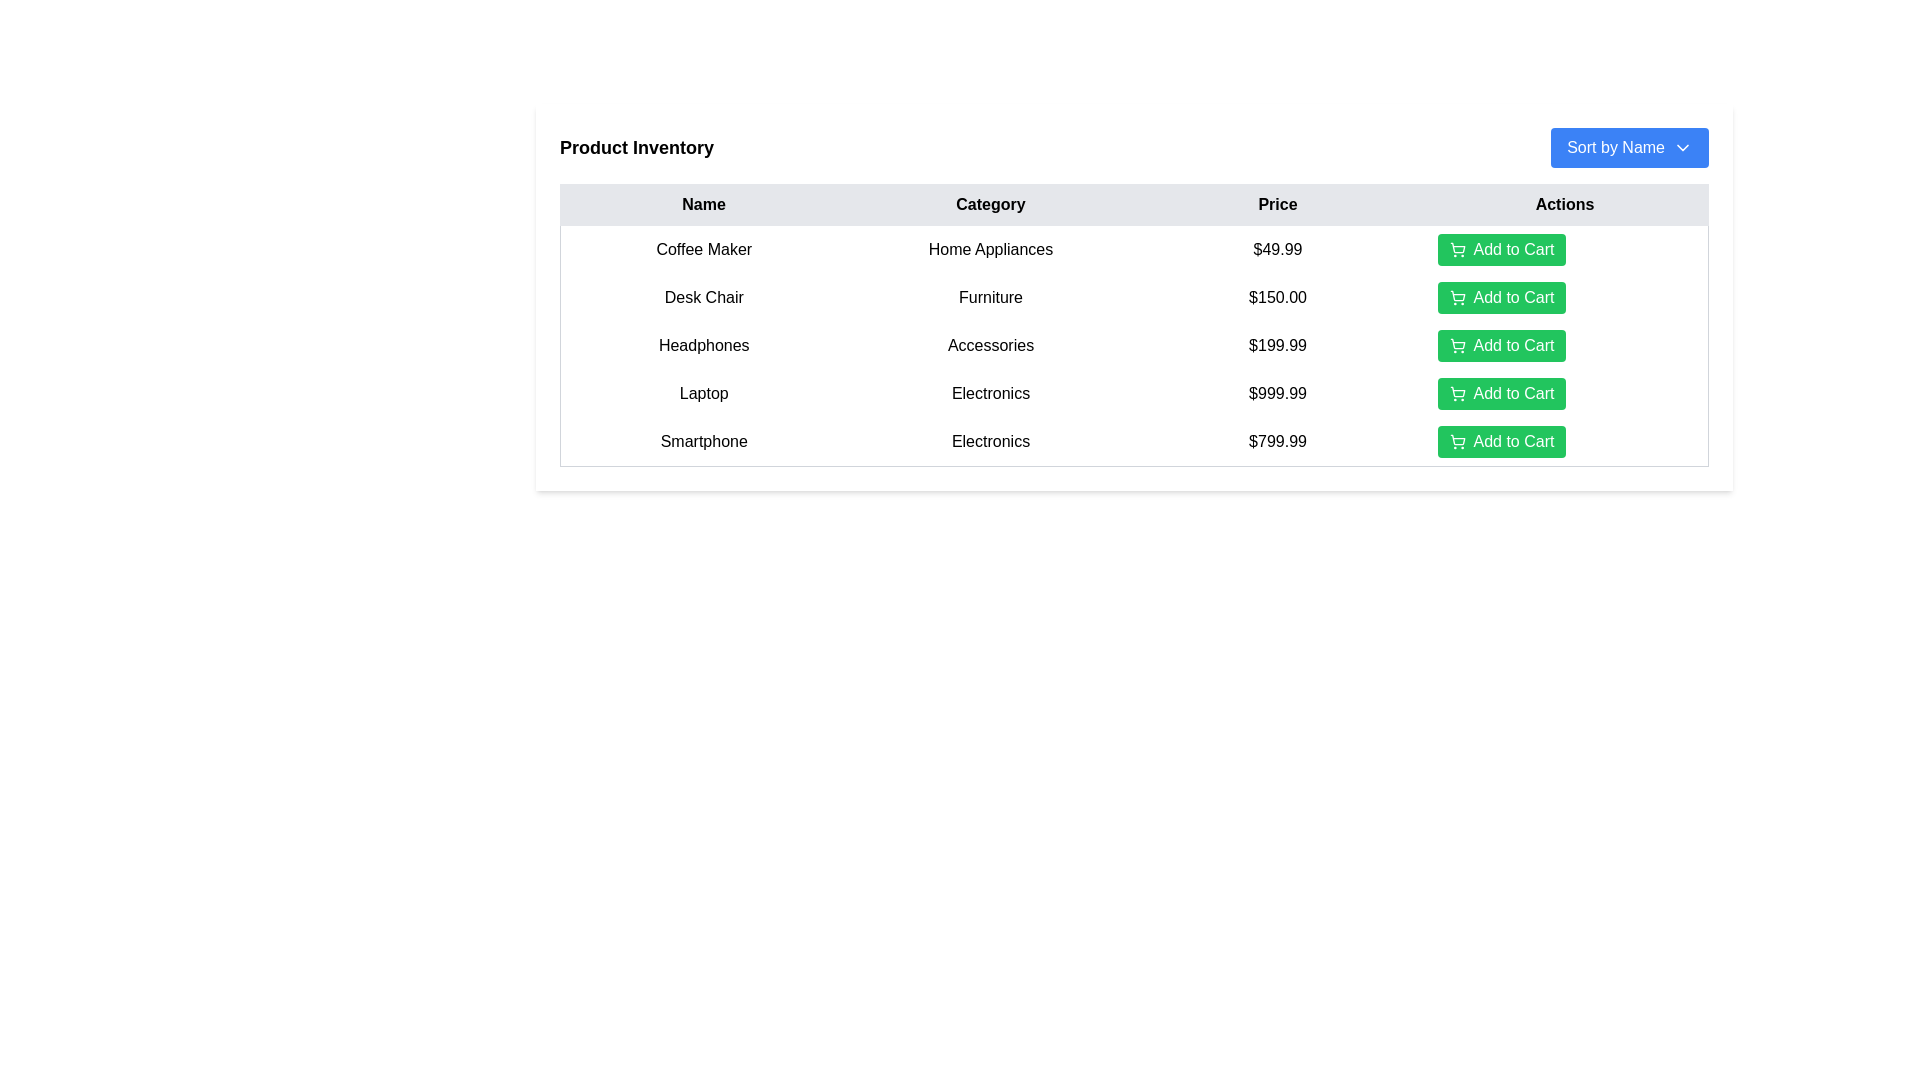 This screenshot has height=1080, width=1920. Describe the element at coordinates (1276, 393) in the screenshot. I see `the Text Label displaying the price of the laptop located in the third column and third row of the table` at that location.